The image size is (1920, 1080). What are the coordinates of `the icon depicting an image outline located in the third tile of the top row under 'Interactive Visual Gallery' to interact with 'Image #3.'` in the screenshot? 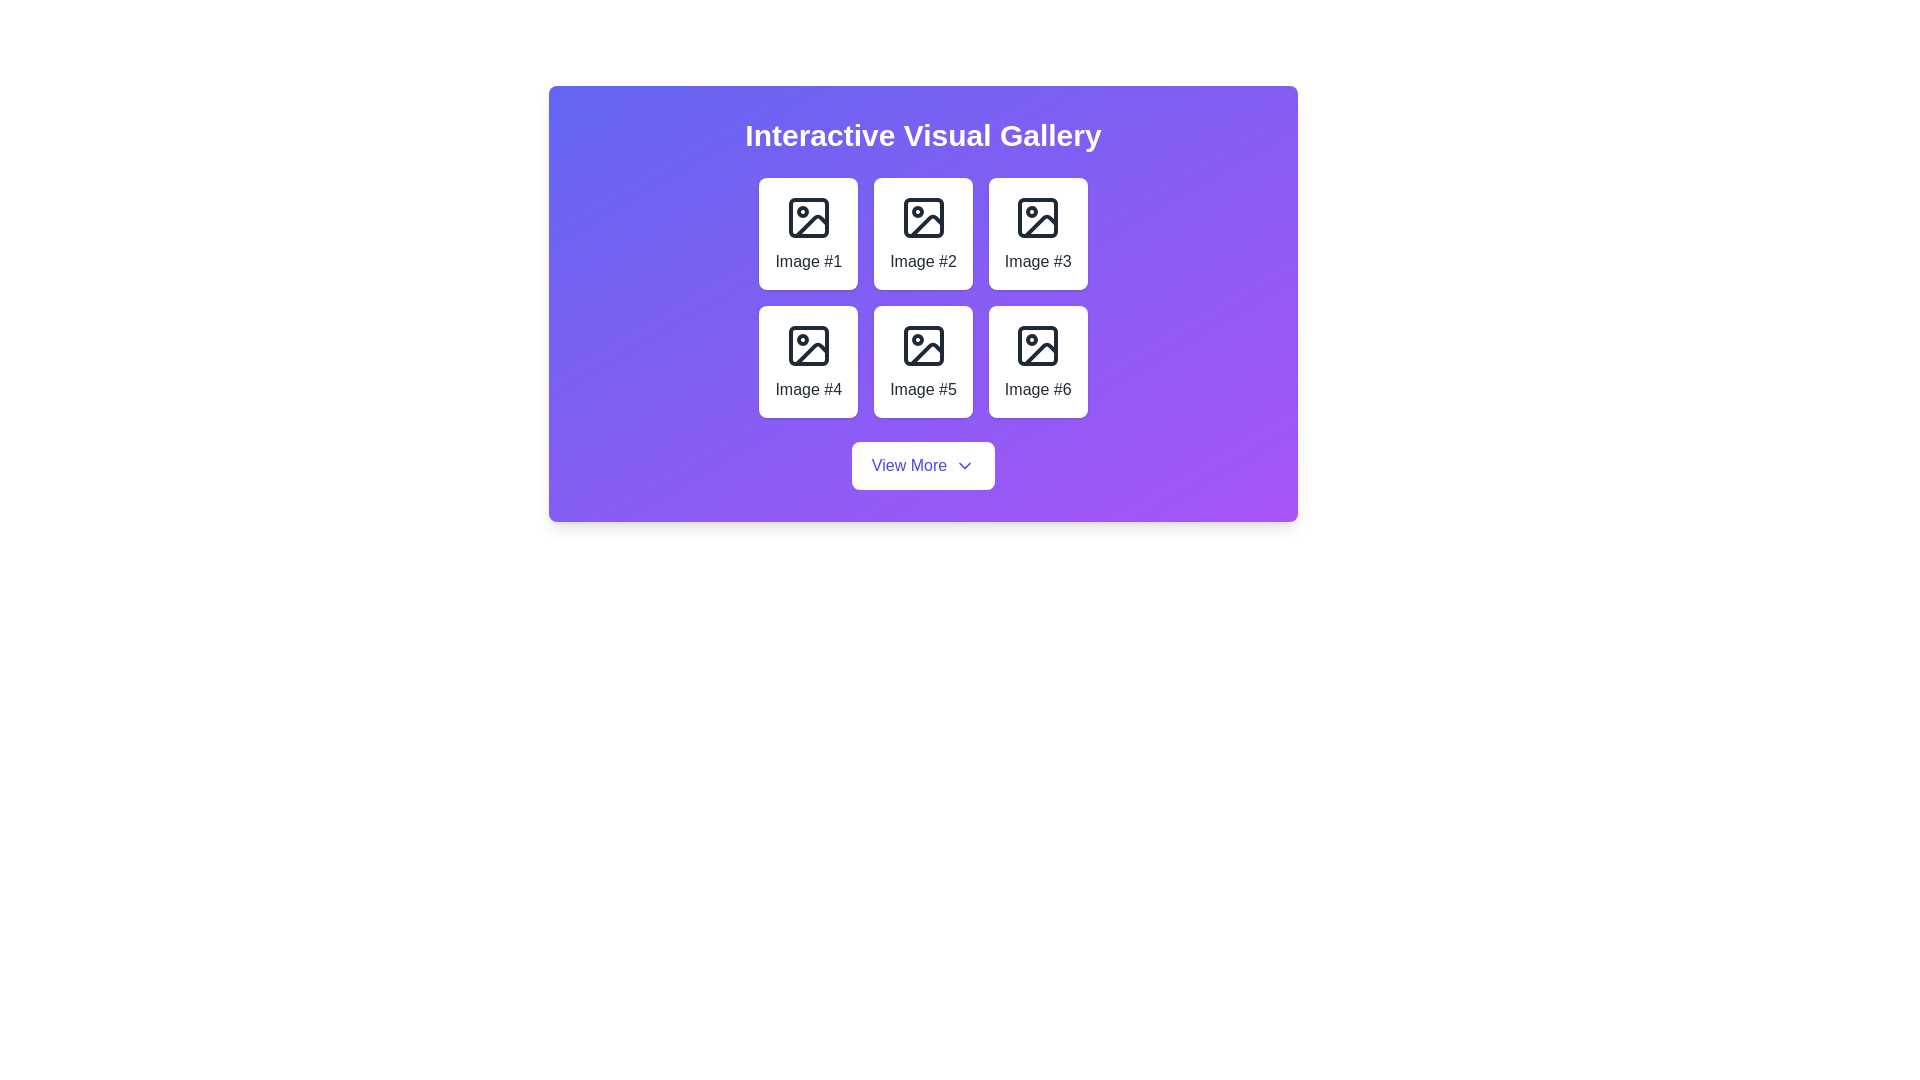 It's located at (1037, 218).